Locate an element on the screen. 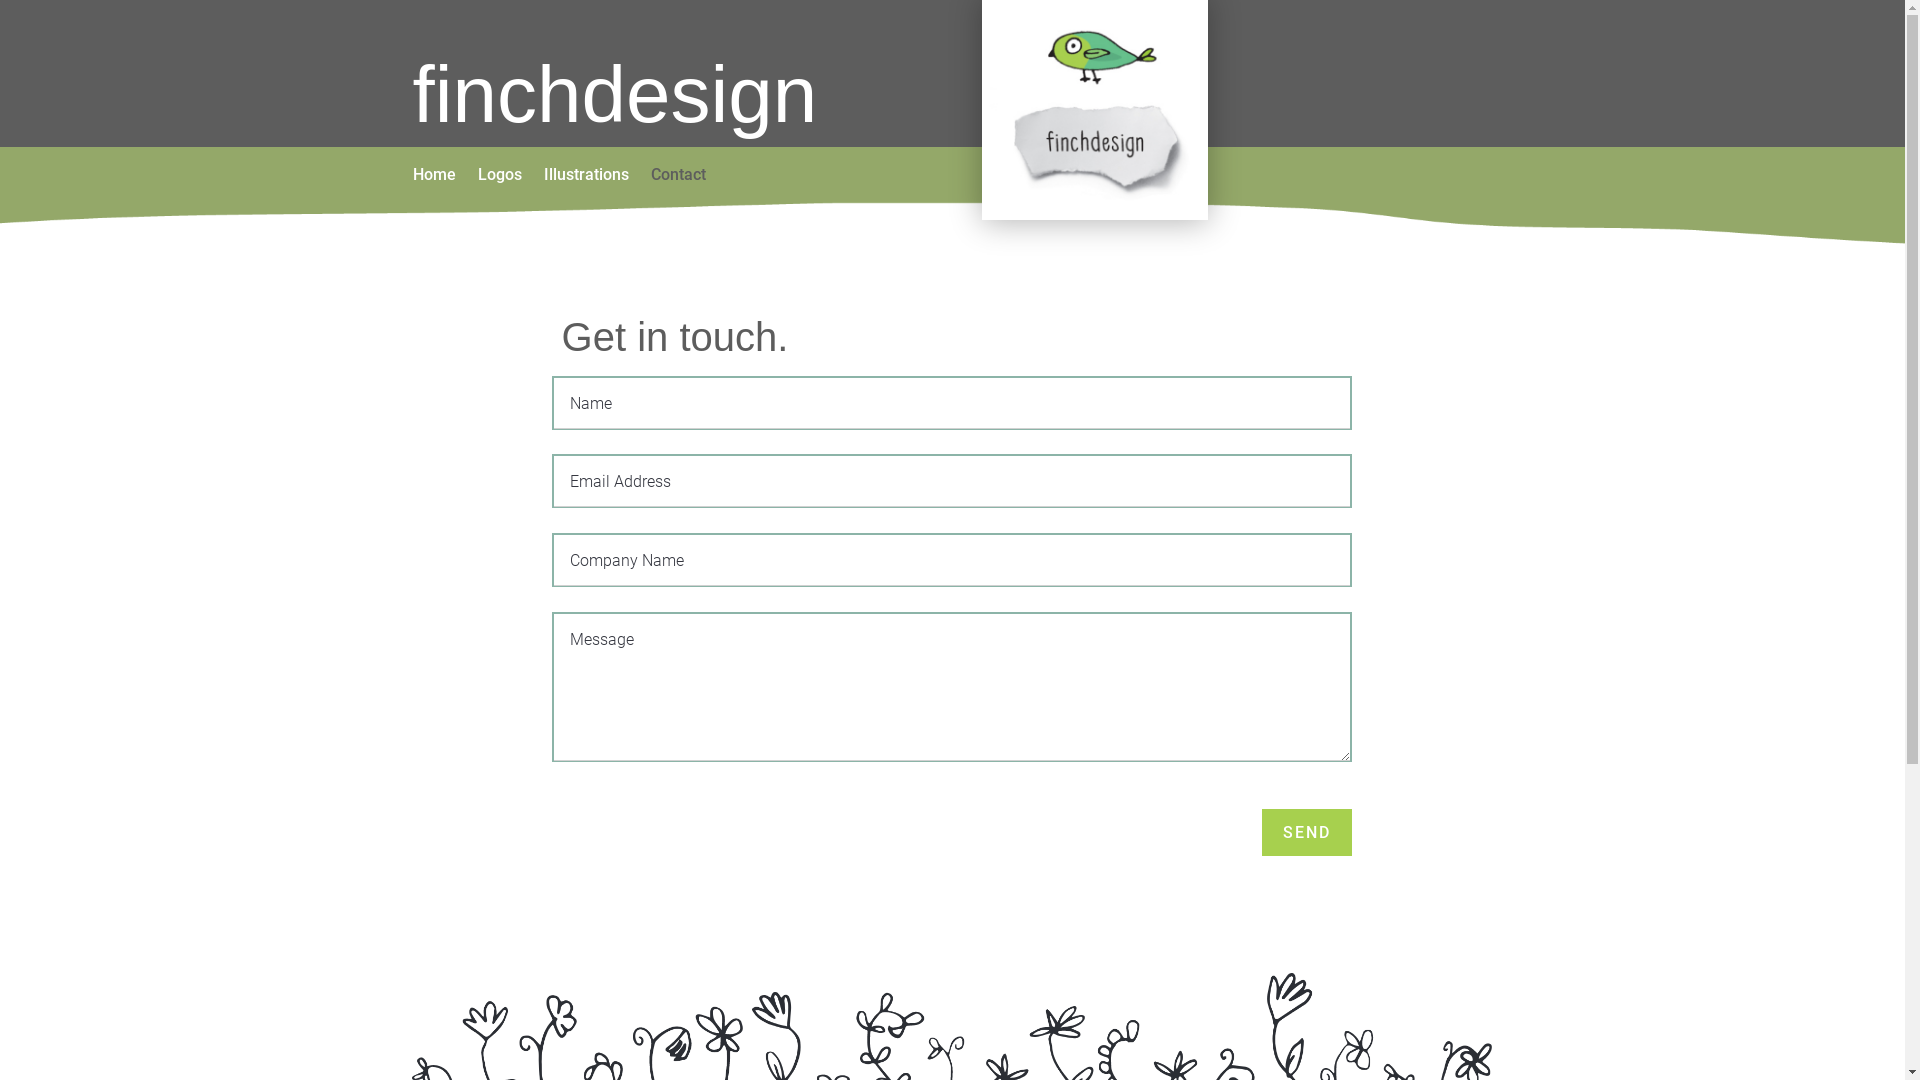 The height and width of the screenshot is (1080, 1920). 'Home' is located at coordinates (432, 177).